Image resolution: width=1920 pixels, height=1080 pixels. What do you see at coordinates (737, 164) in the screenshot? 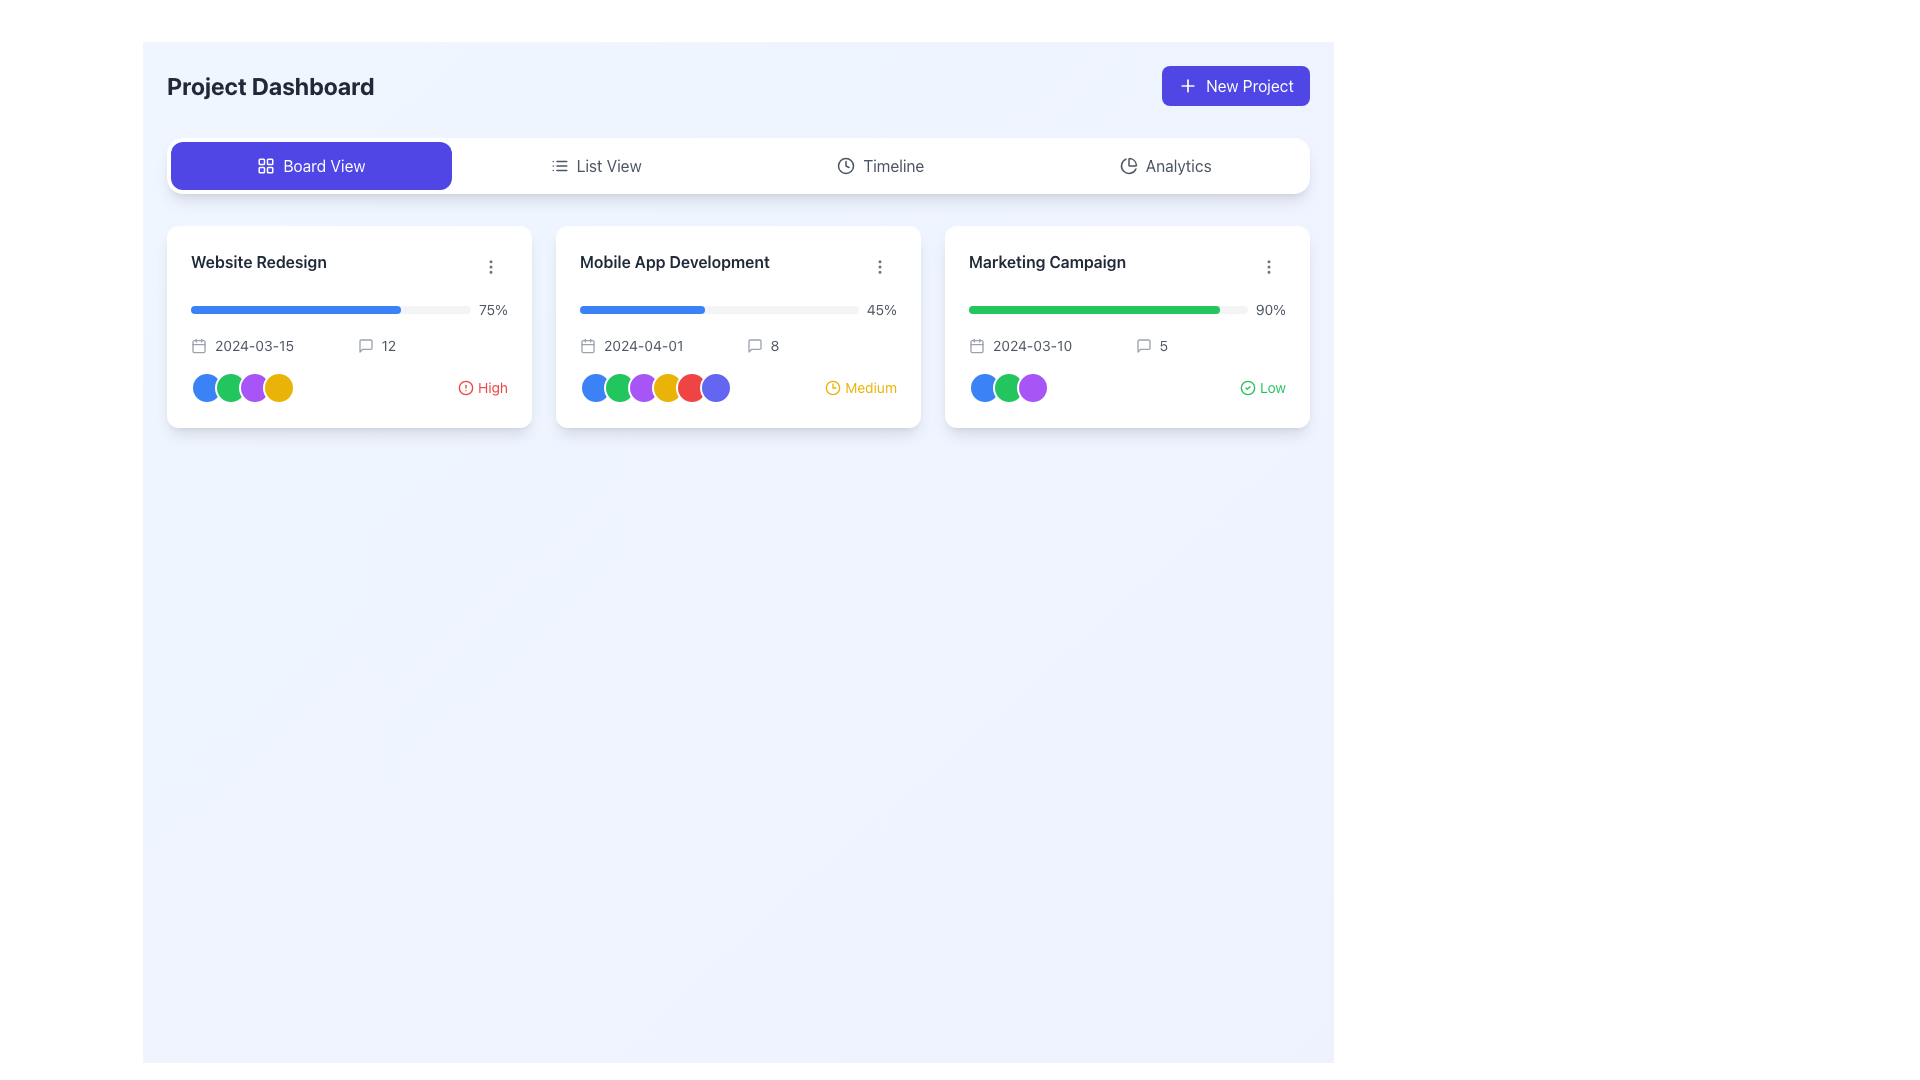
I see `the Toolbar with navigation options` at bounding box center [737, 164].